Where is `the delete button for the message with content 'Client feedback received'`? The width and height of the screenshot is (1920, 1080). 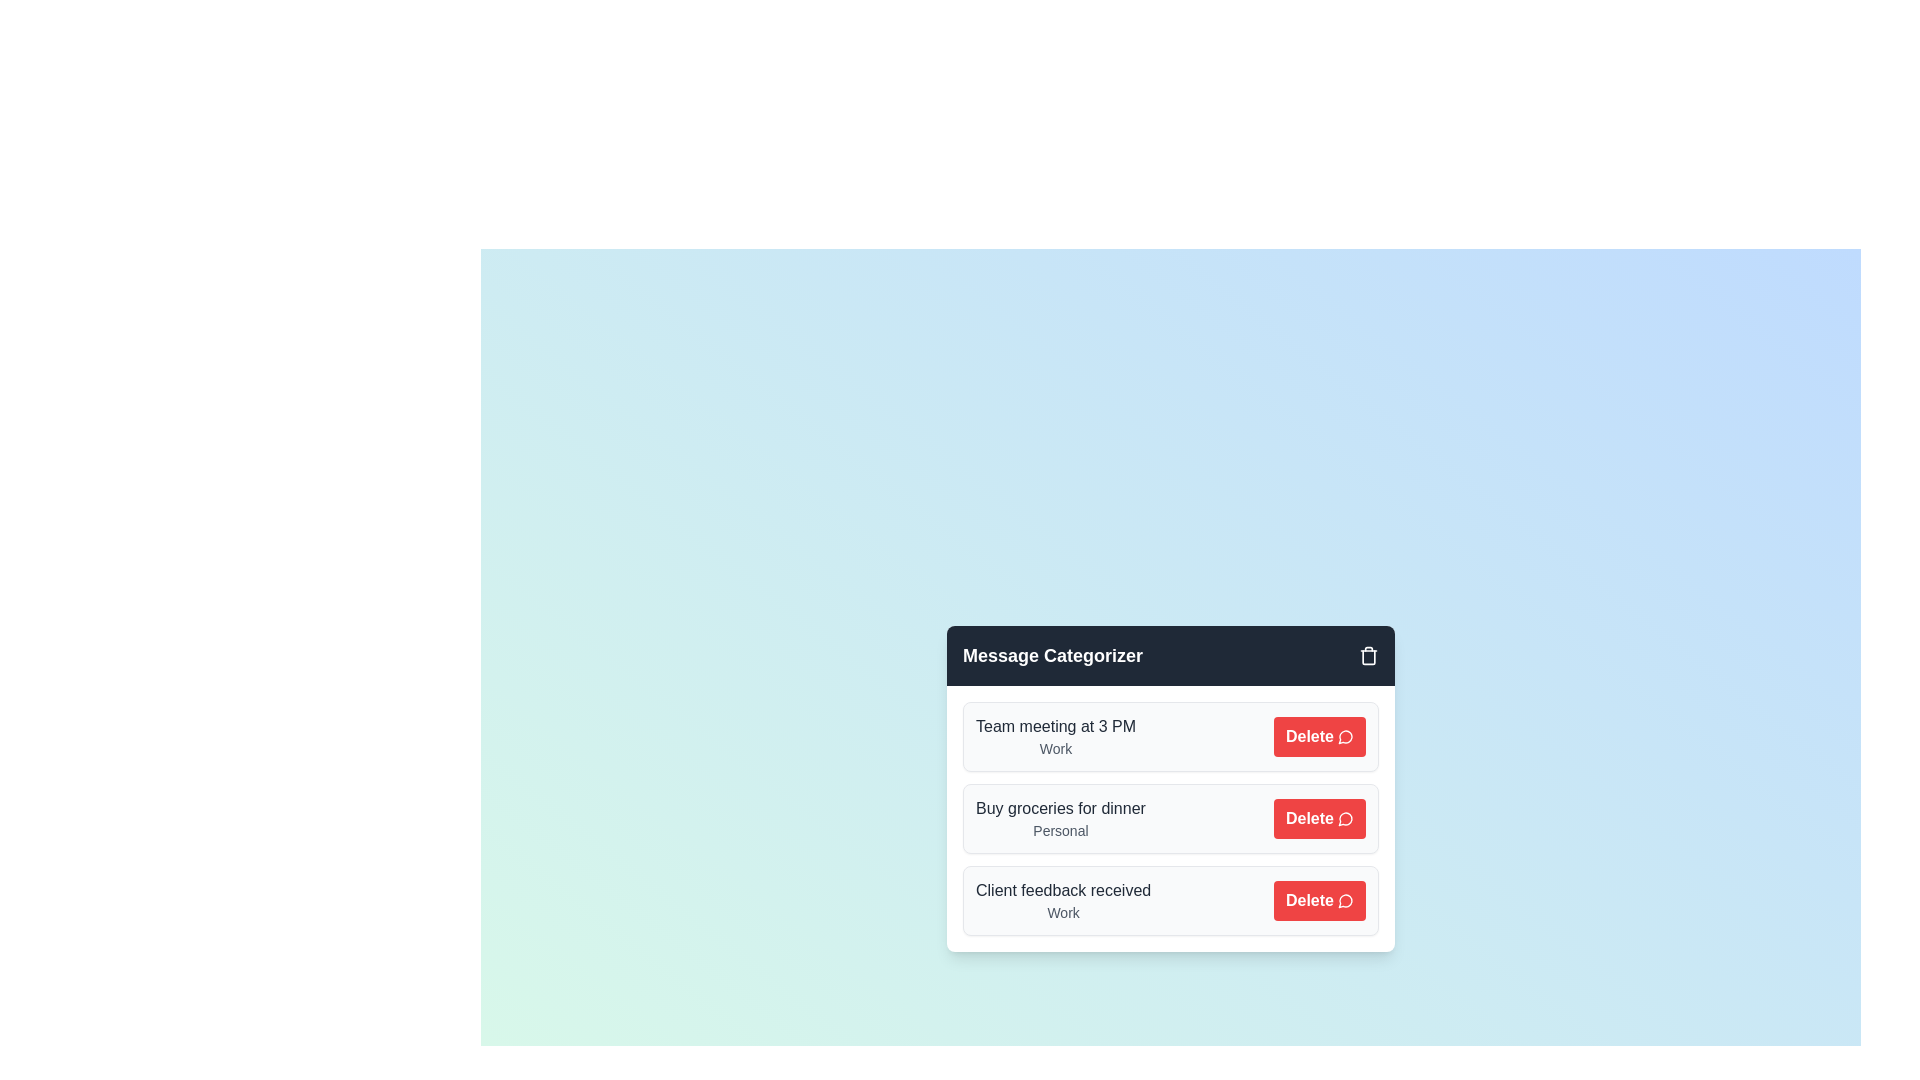 the delete button for the message with content 'Client feedback received' is located at coordinates (1320, 901).